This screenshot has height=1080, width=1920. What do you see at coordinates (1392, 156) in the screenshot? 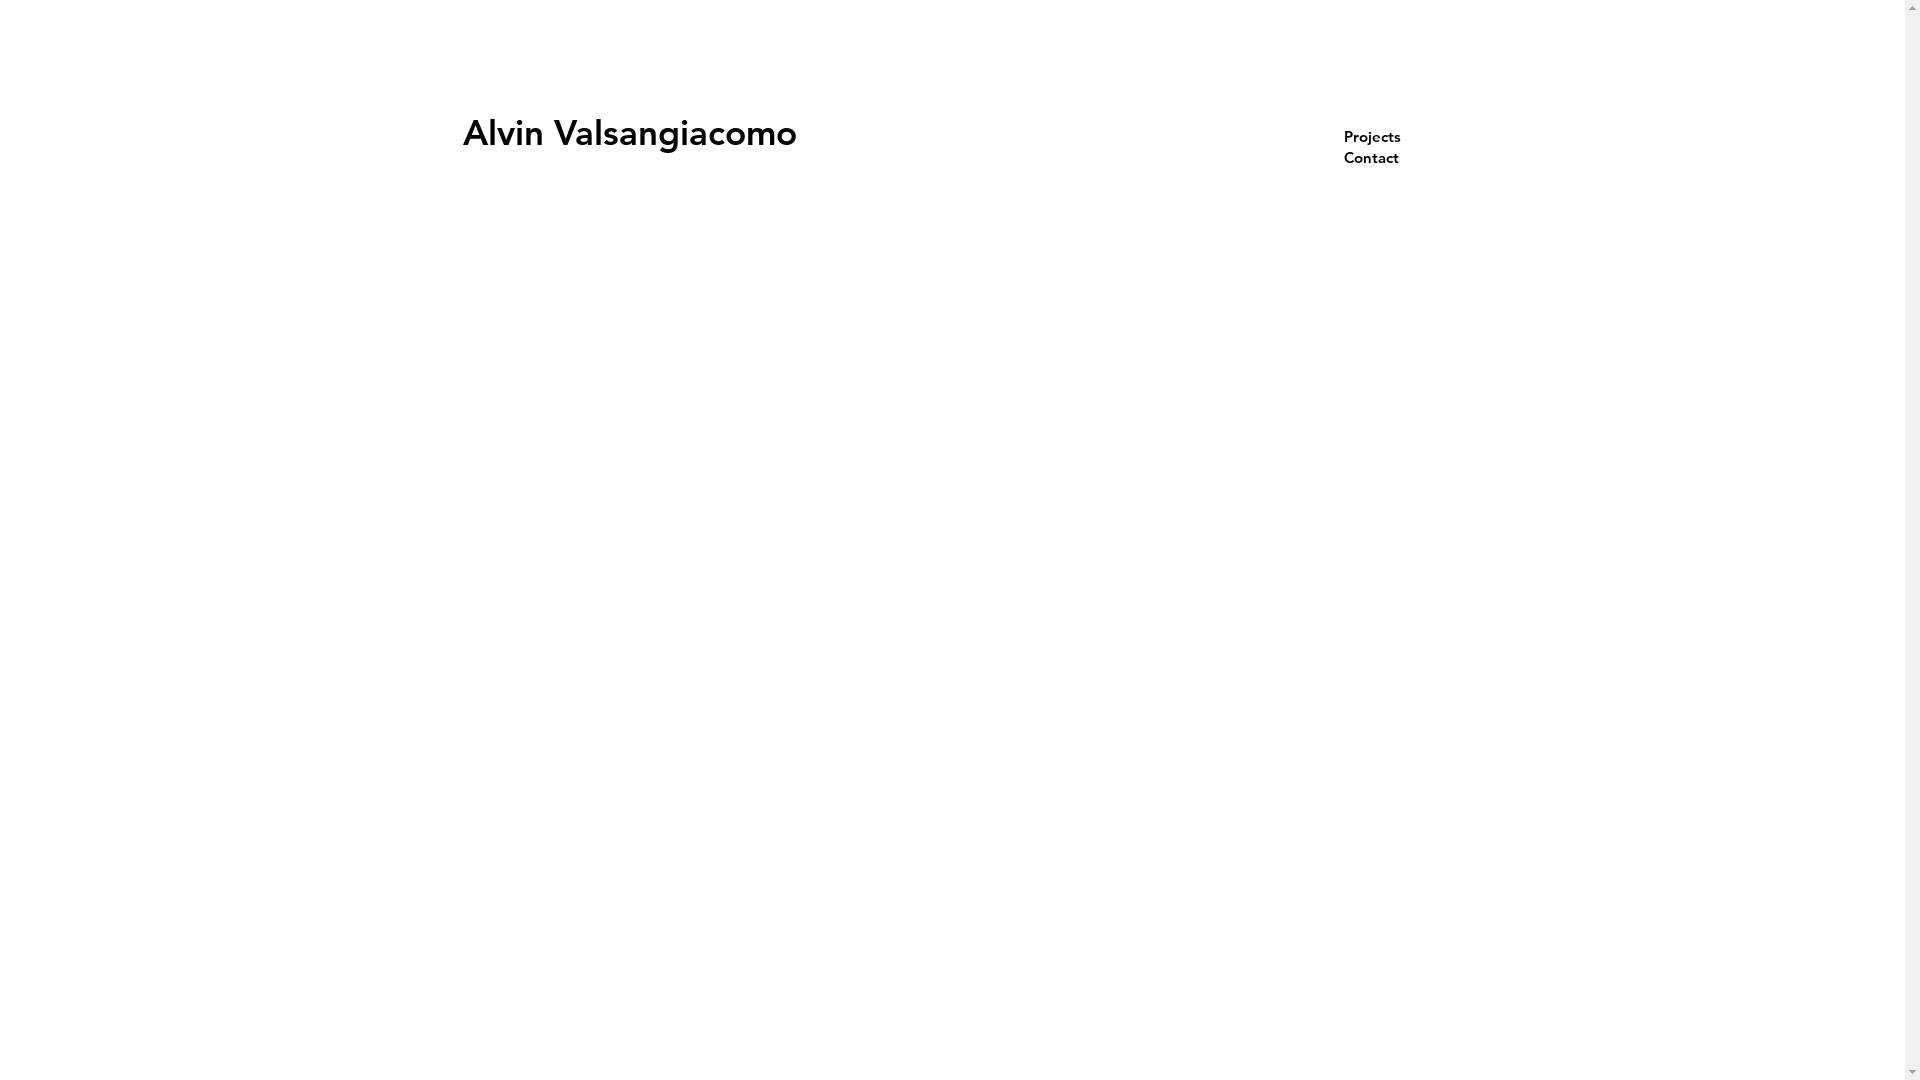
I see `'Contact'` at bounding box center [1392, 156].